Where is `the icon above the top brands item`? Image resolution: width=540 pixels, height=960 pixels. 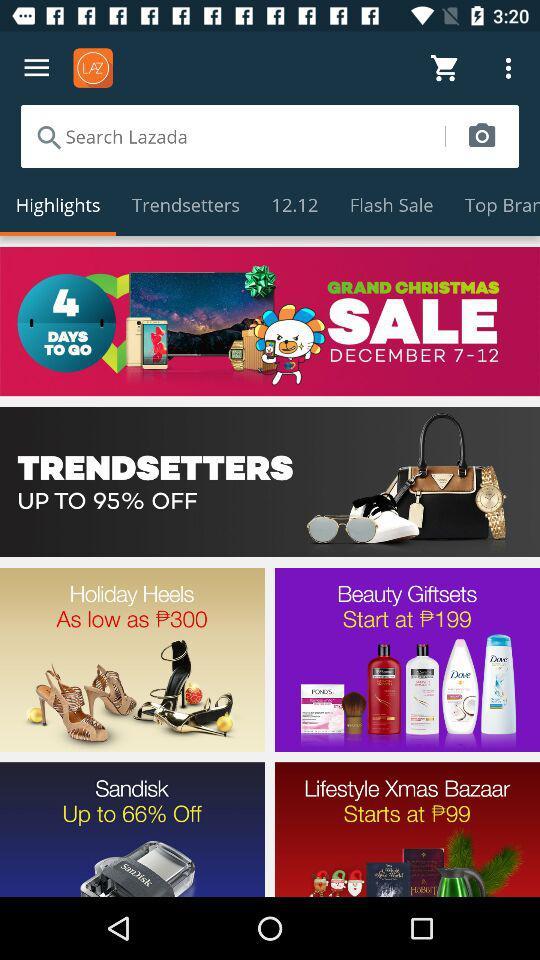 the icon above the top brands item is located at coordinates (481, 135).